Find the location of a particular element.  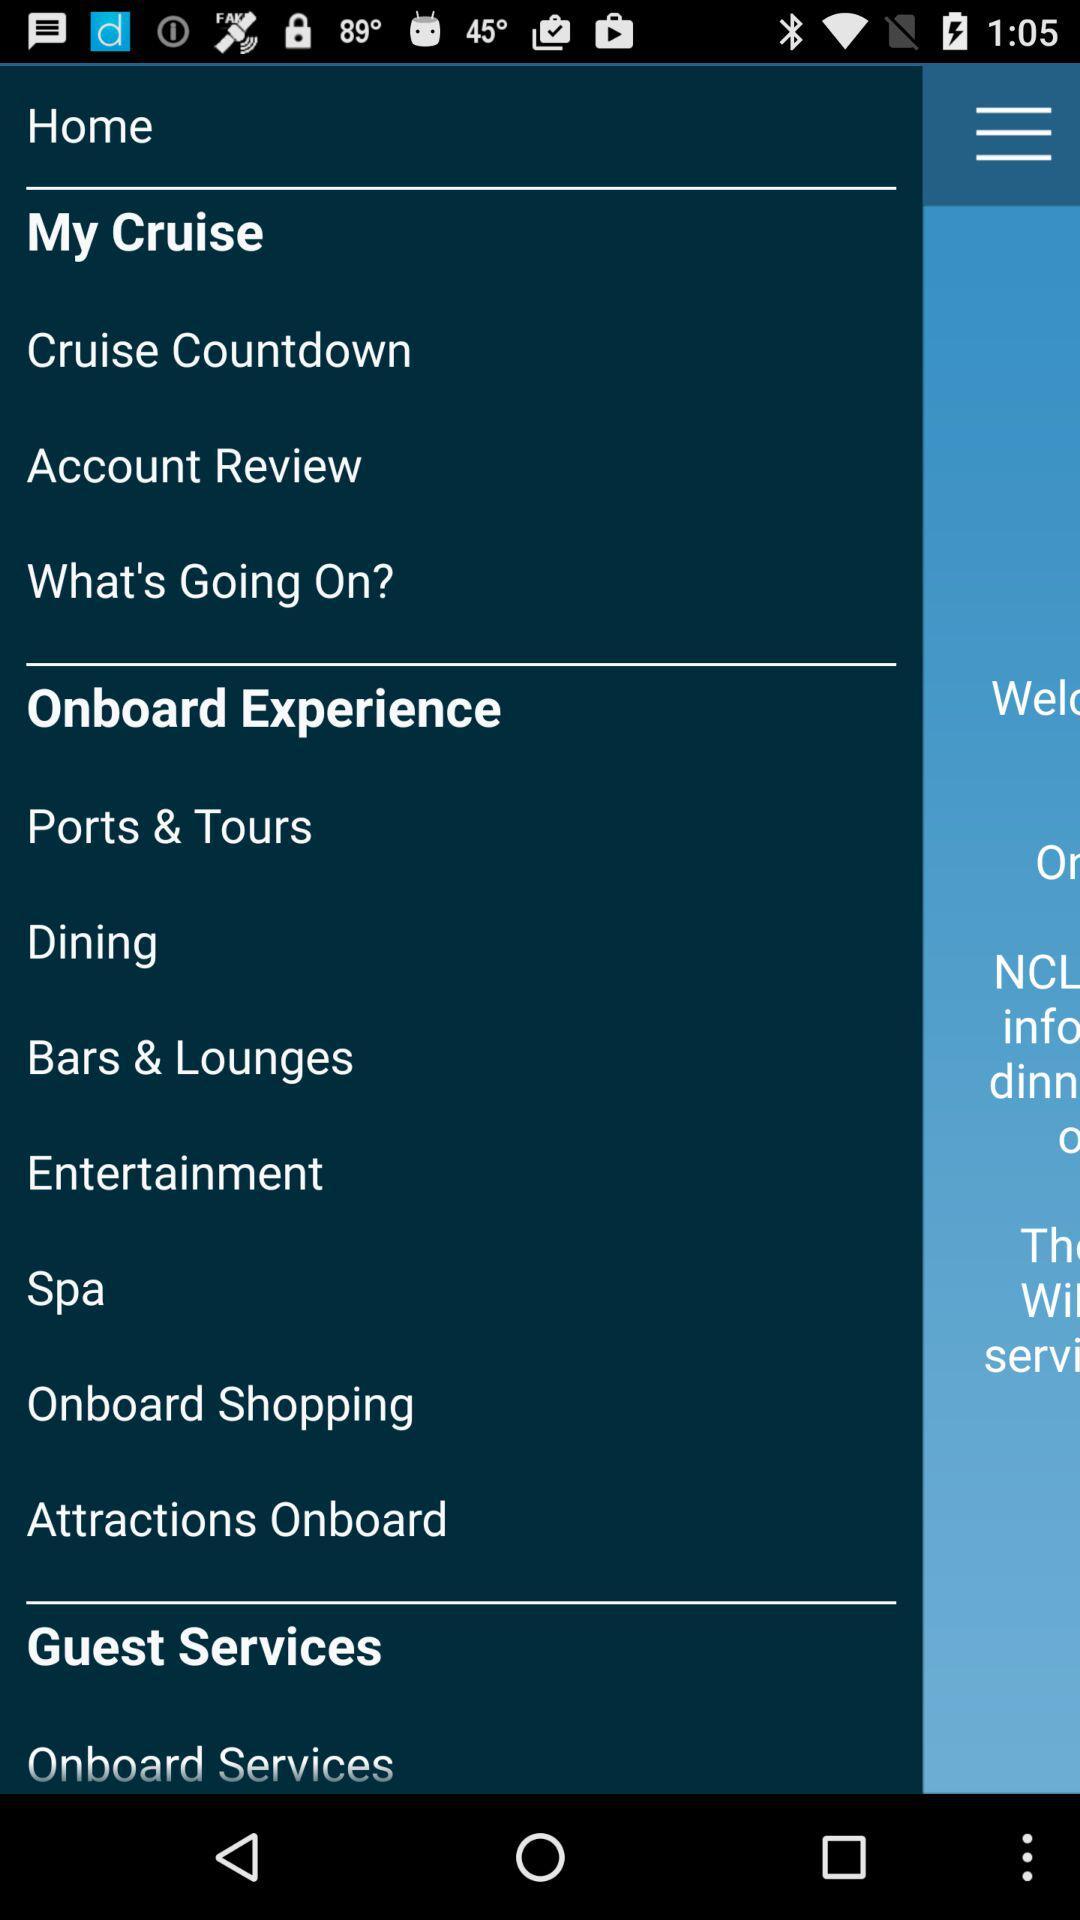

item next to the home is located at coordinates (1014, 132).